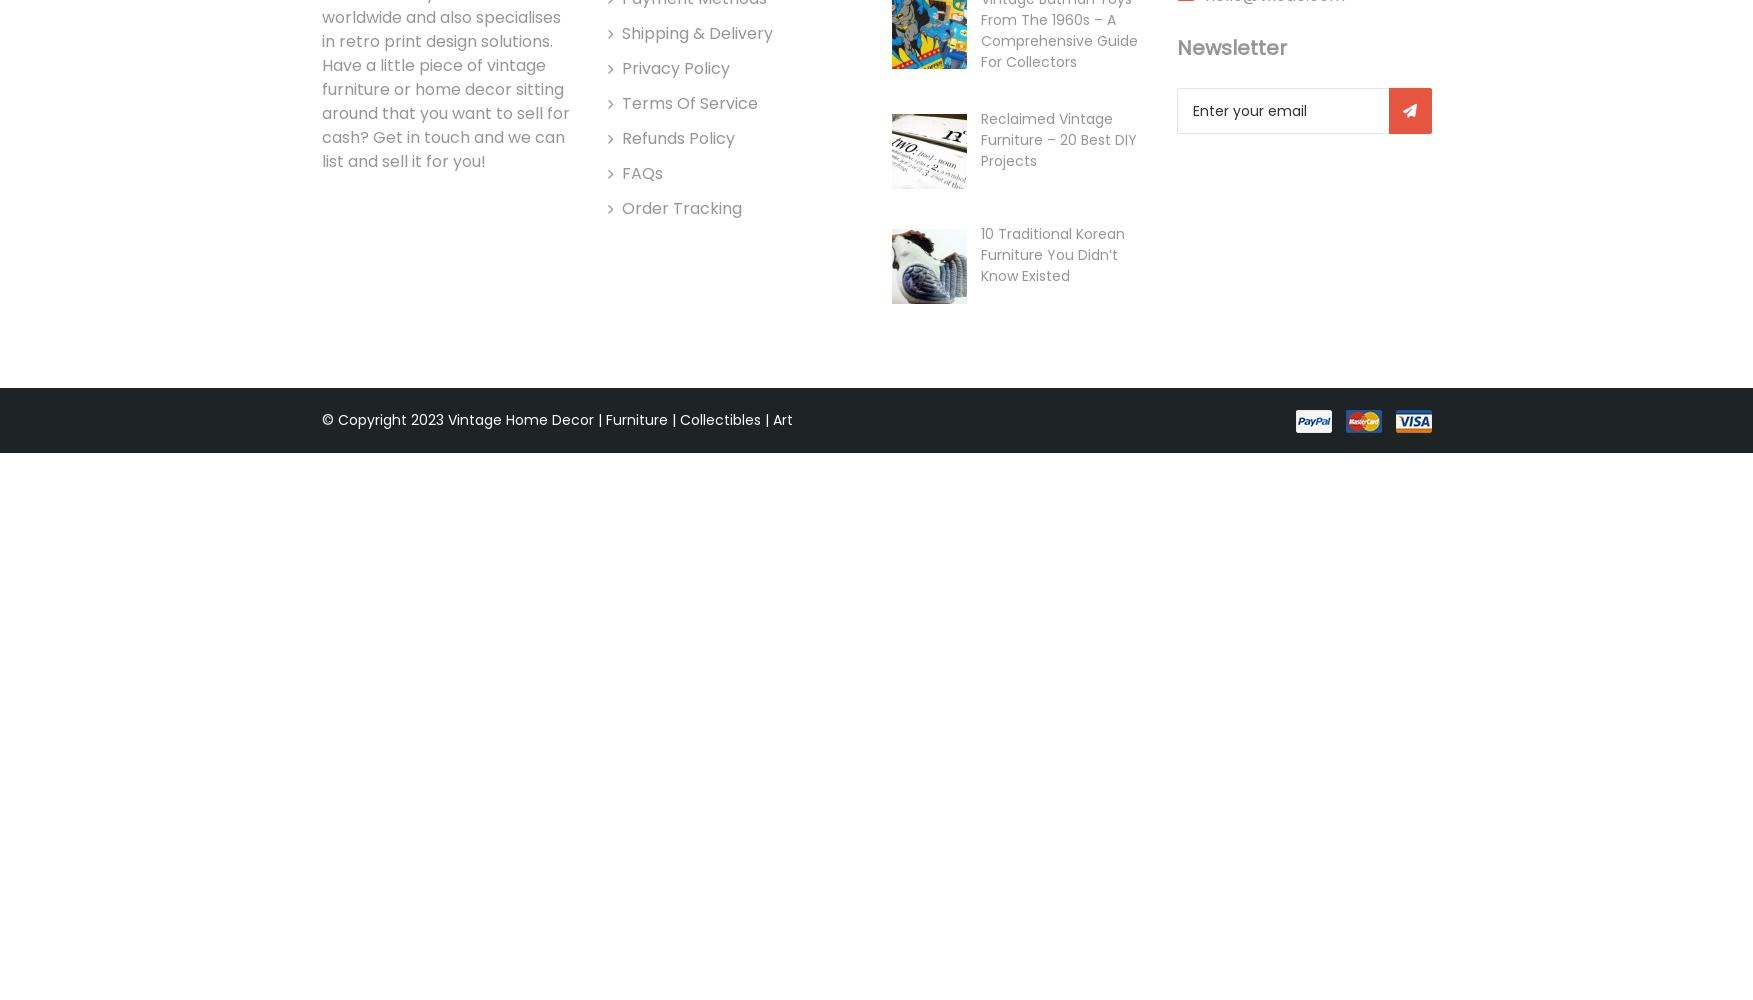 Image resolution: width=1753 pixels, height=1000 pixels. What do you see at coordinates (688, 102) in the screenshot?
I see `'Terms of Service'` at bounding box center [688, 102].